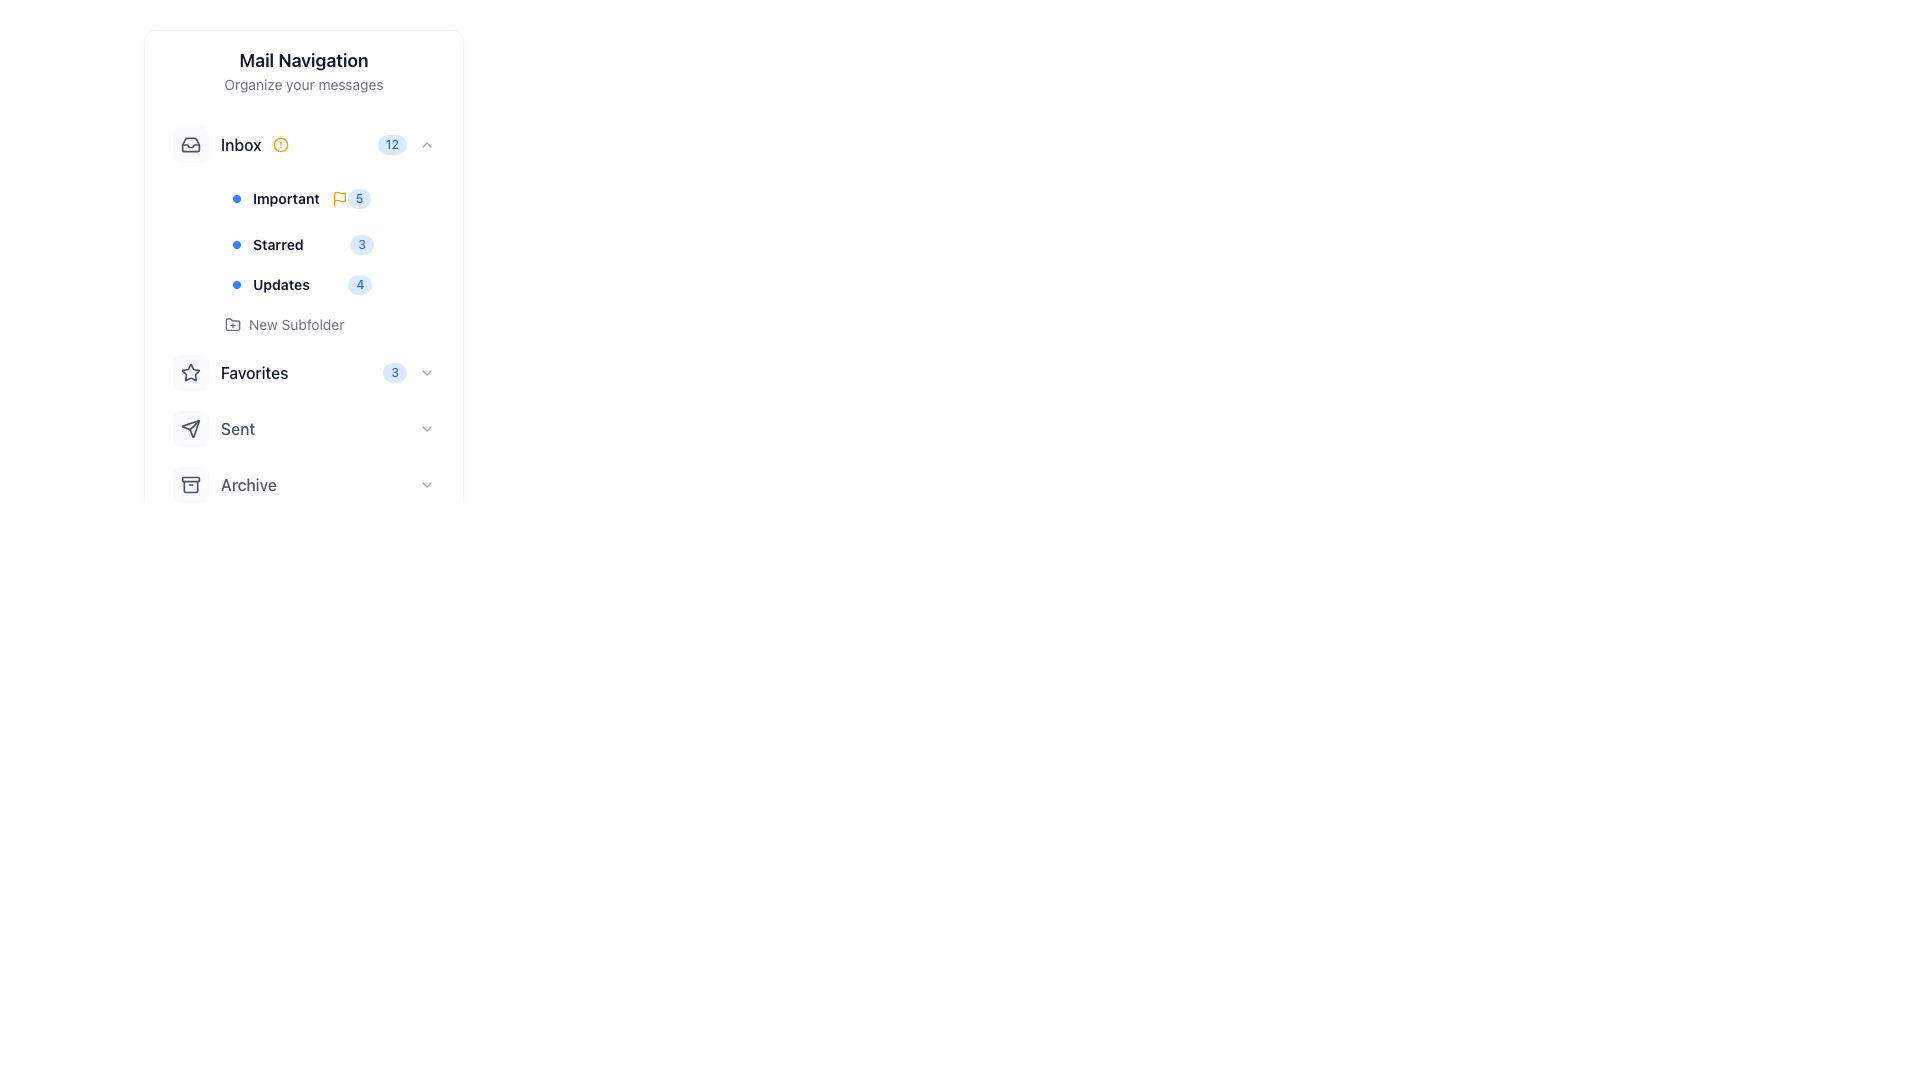 Image resolution: width=1920 pixels, height=1080 pixels. What do you see at coordinates (233, 323) in the screenshot?
I see `the folder icon located in the navigation pane under the 'Inbox' section, adjacent to the 'New Subfolder' text, which is styled in red` at bounding box center [233, 323].